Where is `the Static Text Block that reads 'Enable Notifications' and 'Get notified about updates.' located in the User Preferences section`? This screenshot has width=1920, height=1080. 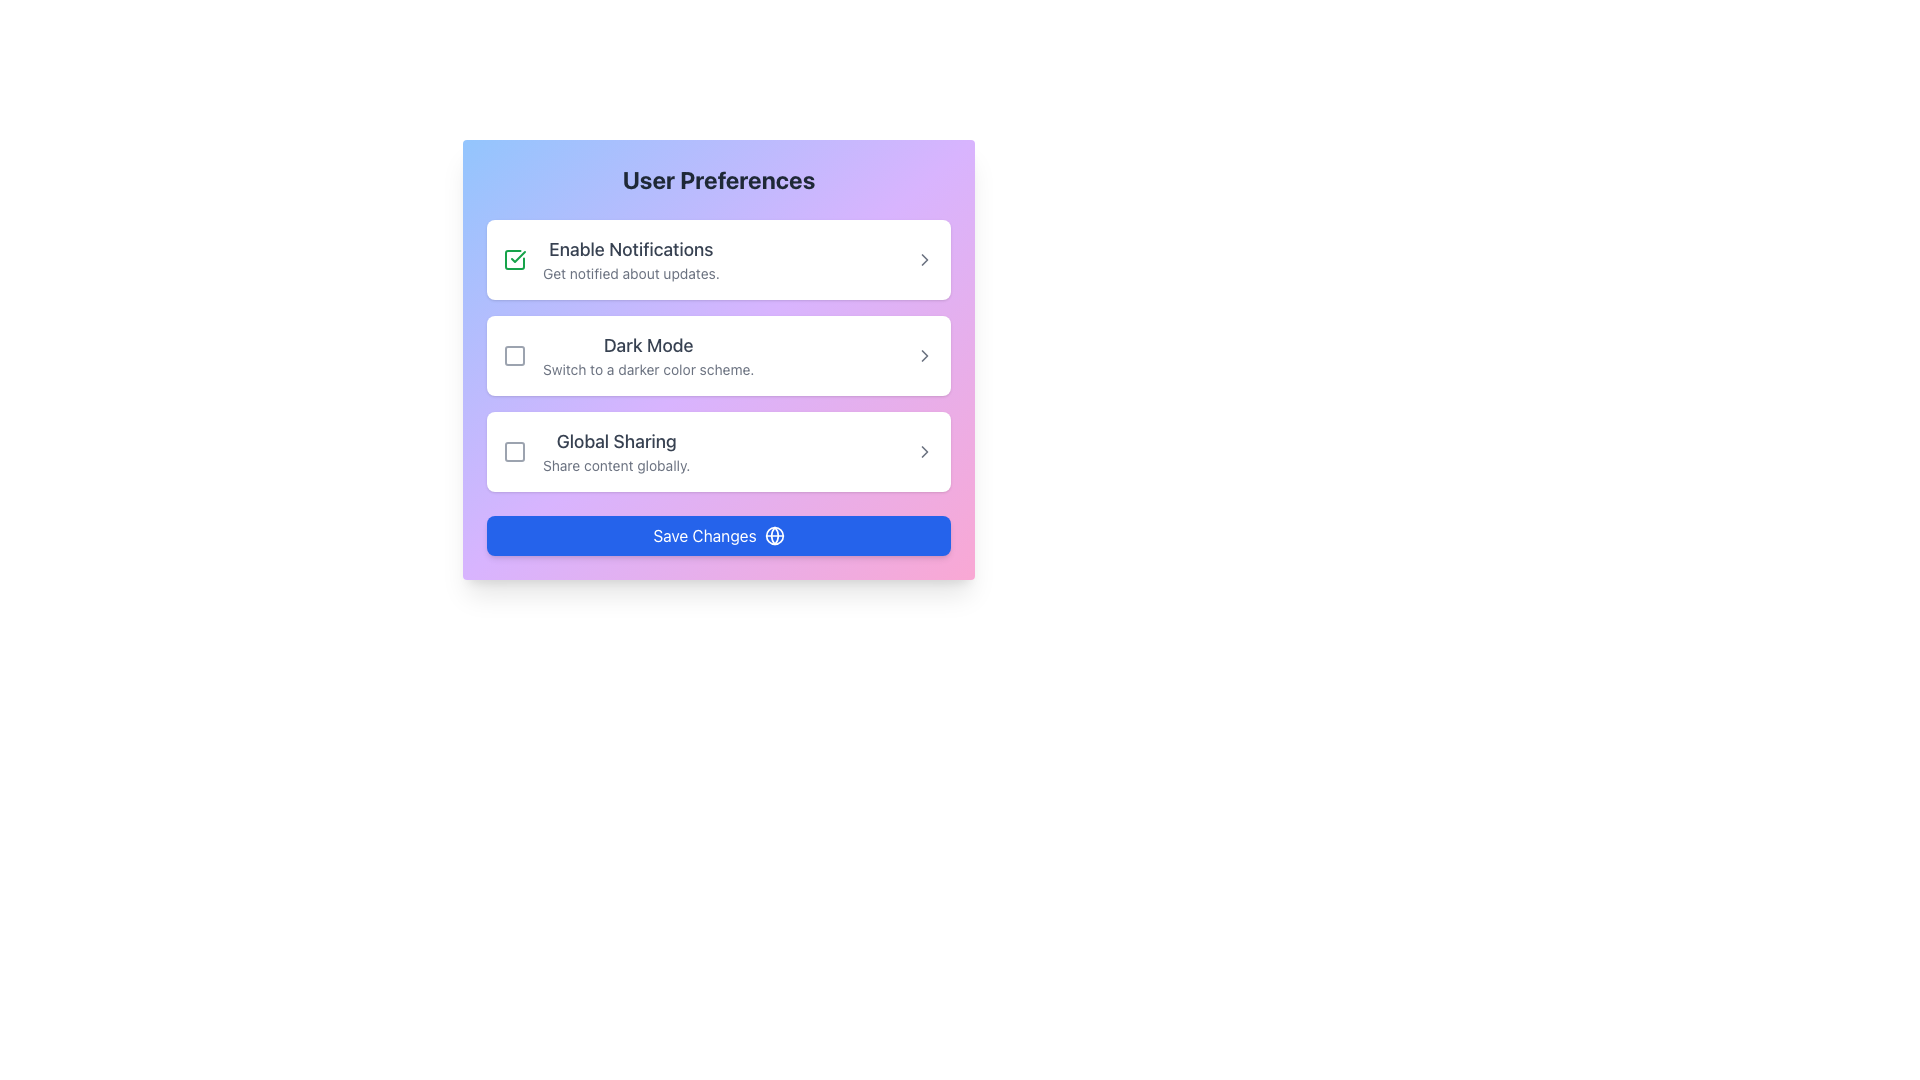 the Static Text Block that reads 'Enable Notifications' and 'Get notified about updates.' located in the User Preferences section is located at coordinates (630, 258).